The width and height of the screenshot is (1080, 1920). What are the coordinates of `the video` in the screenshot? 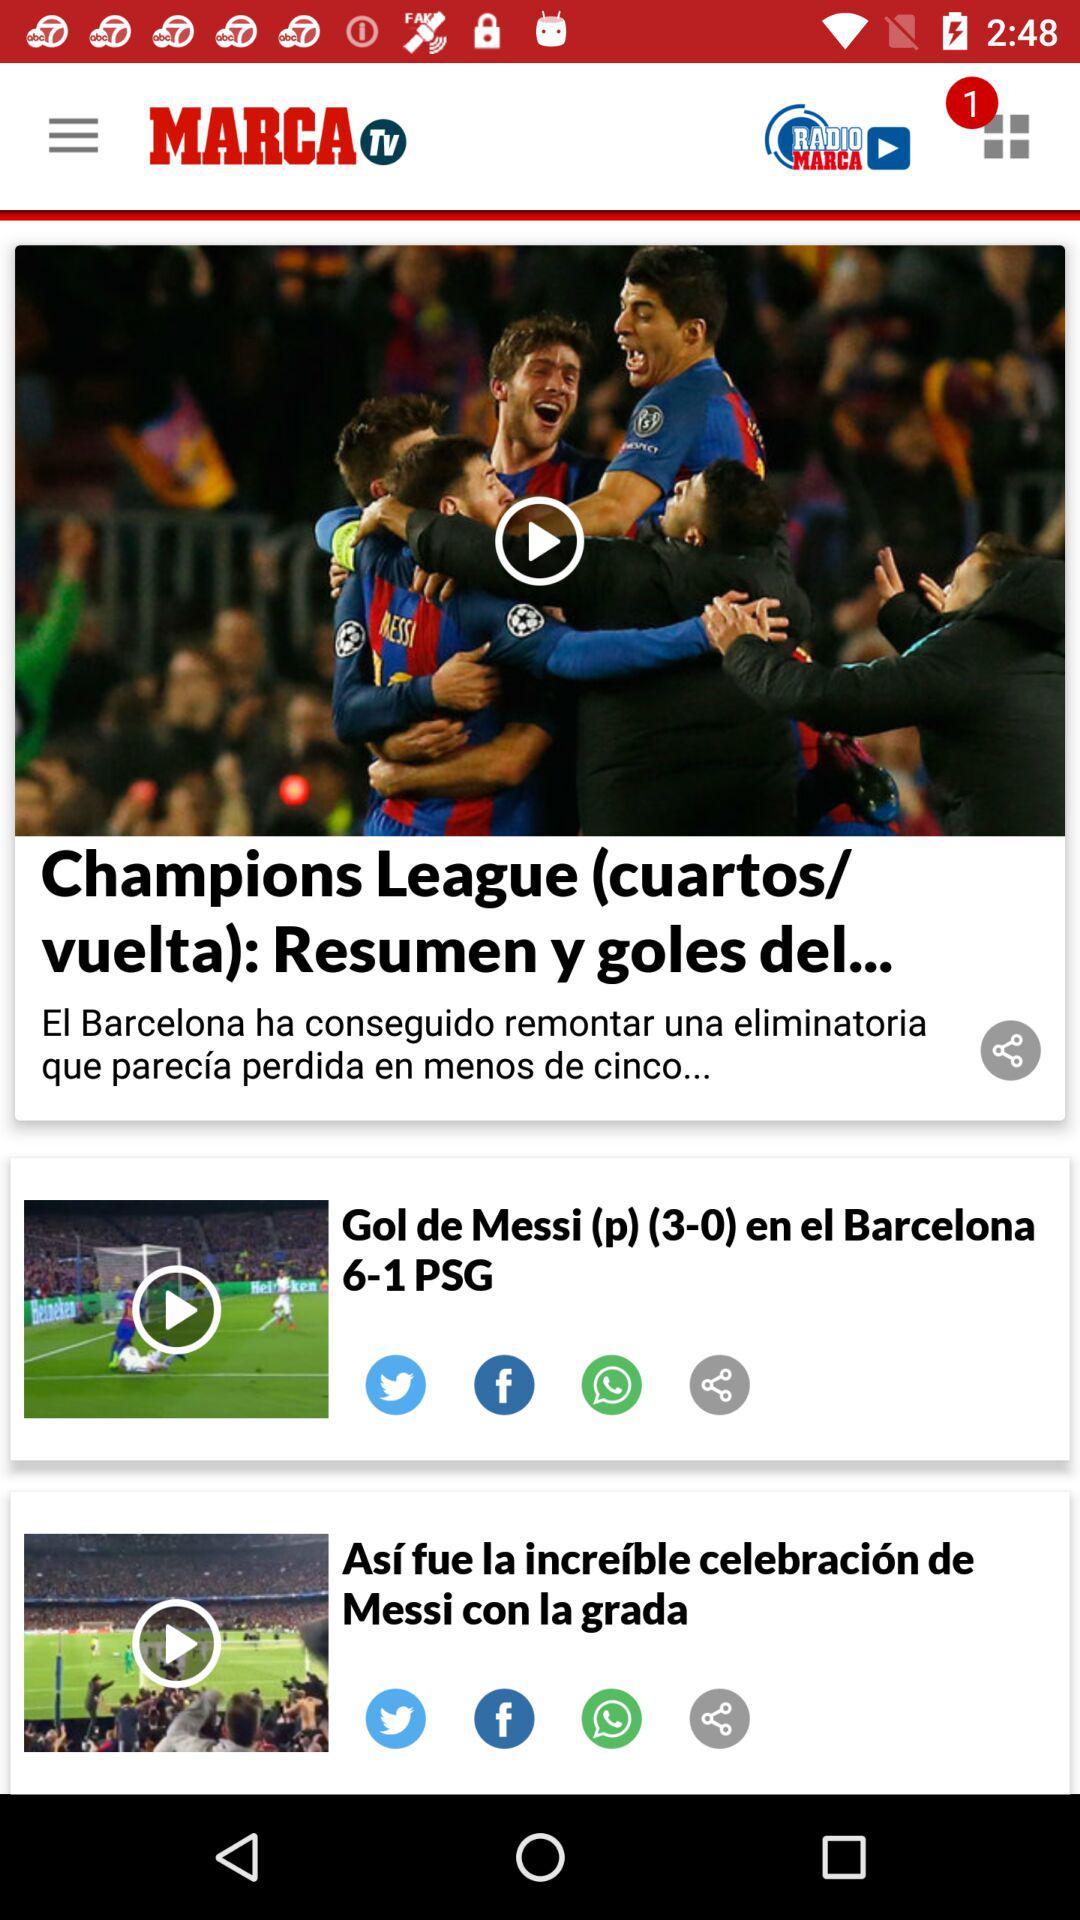 It's located at (540, 540).